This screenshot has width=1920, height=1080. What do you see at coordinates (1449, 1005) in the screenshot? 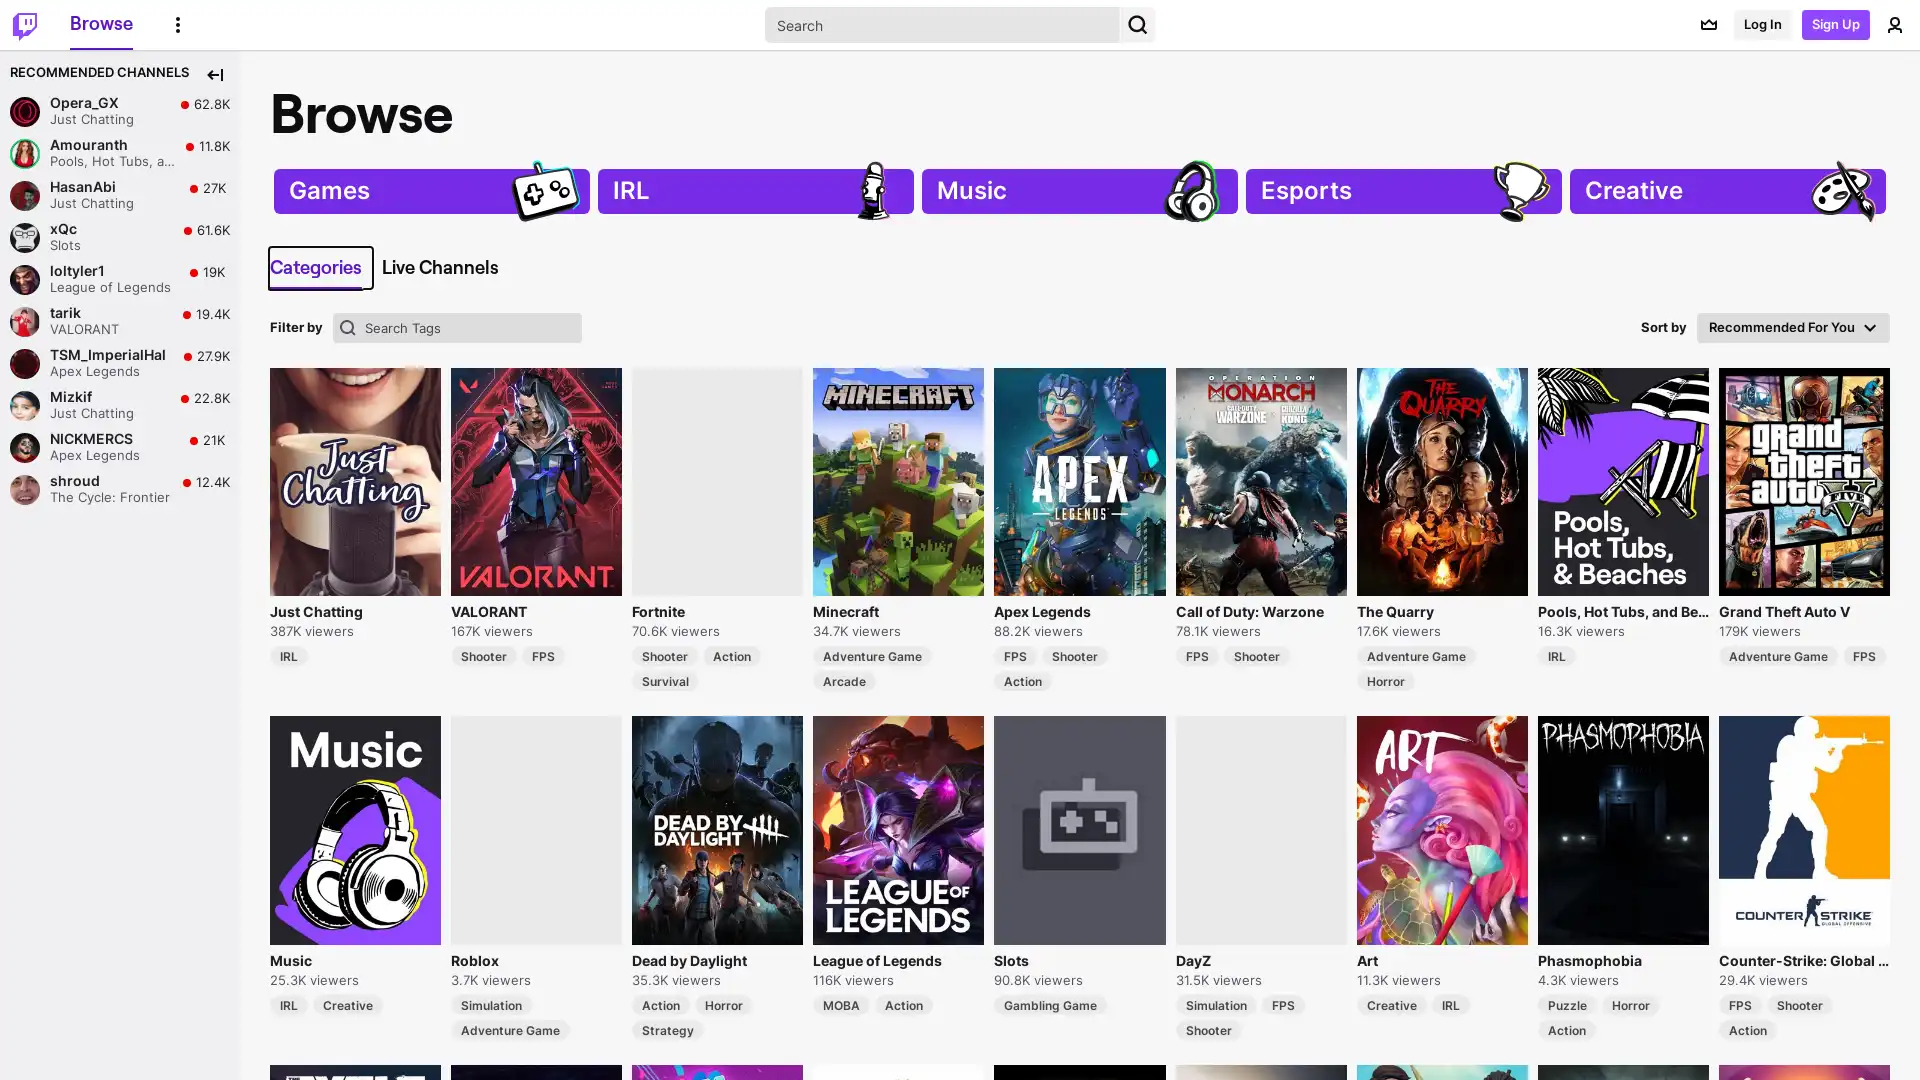
I see `IRL` at bounding box center [1449, 1005].